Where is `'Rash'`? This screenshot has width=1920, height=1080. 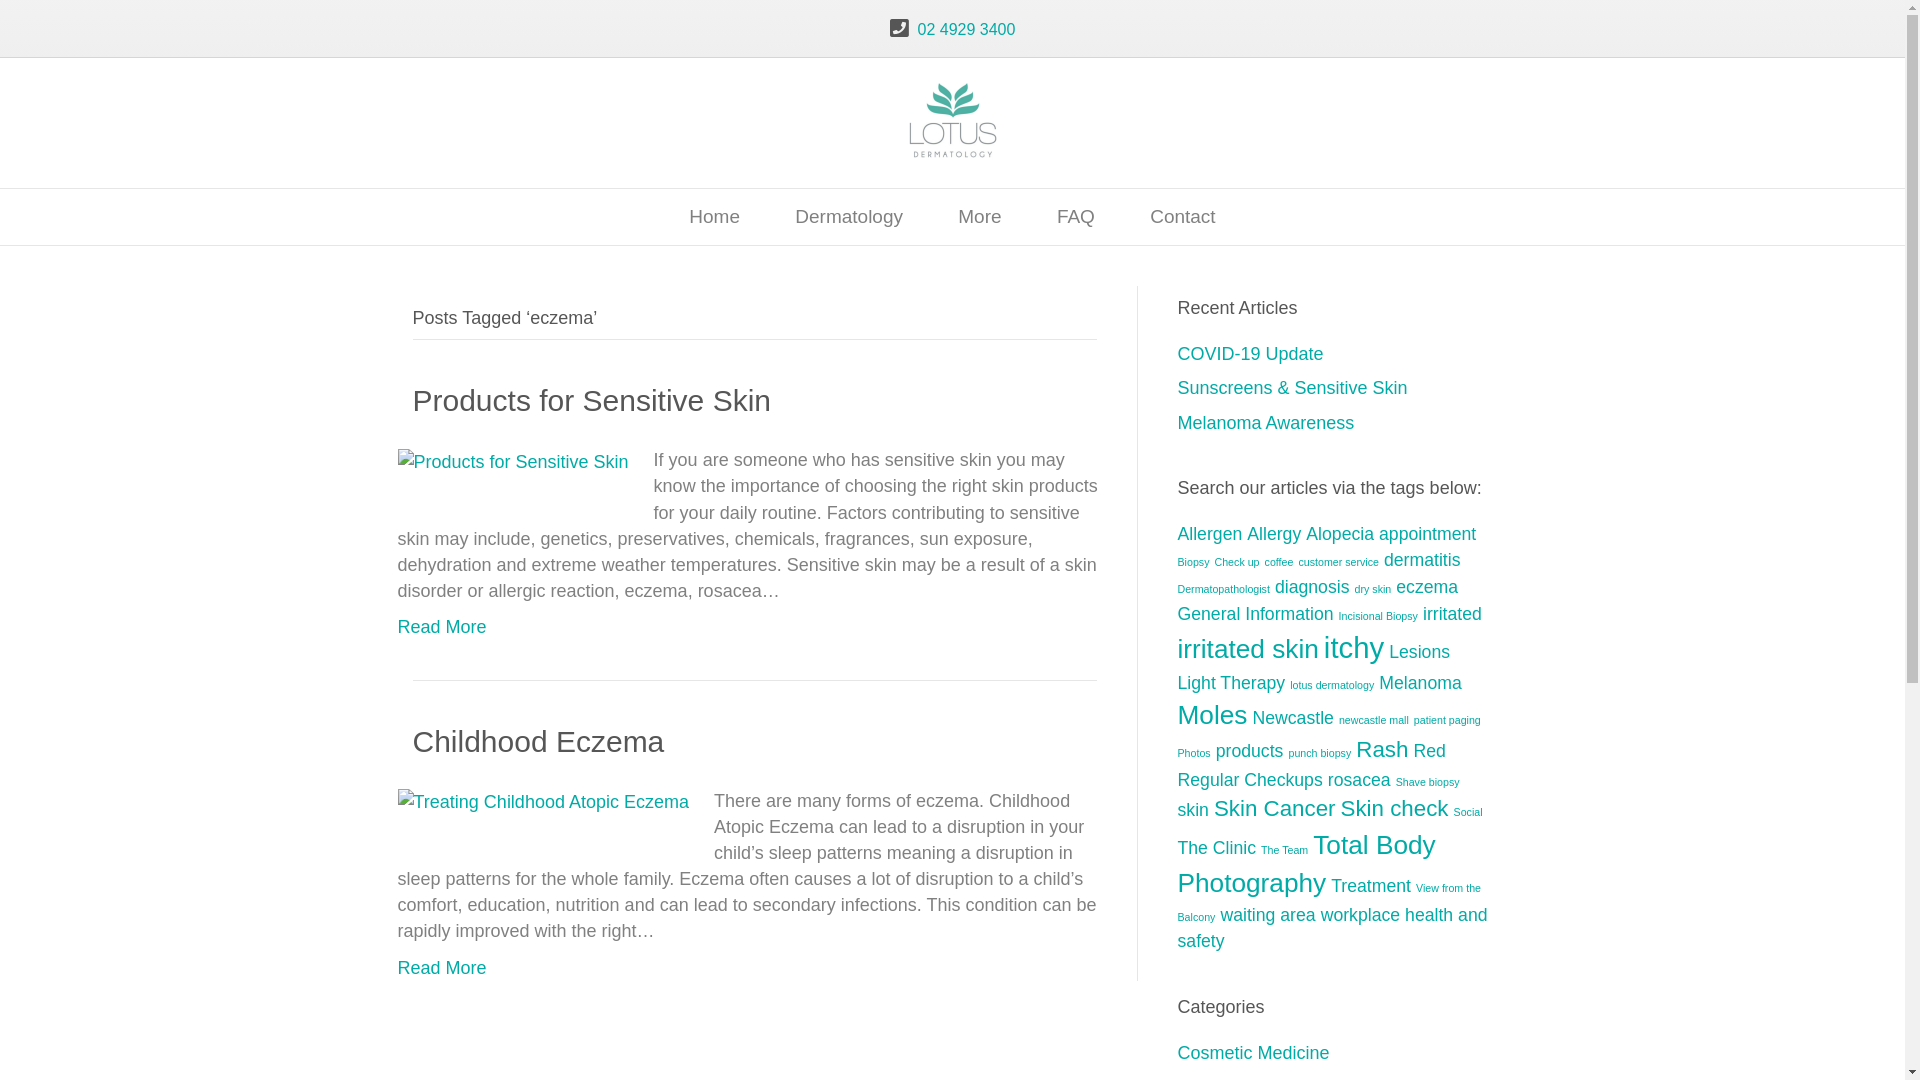 'Rash' is located at coordinates (1381, 749).